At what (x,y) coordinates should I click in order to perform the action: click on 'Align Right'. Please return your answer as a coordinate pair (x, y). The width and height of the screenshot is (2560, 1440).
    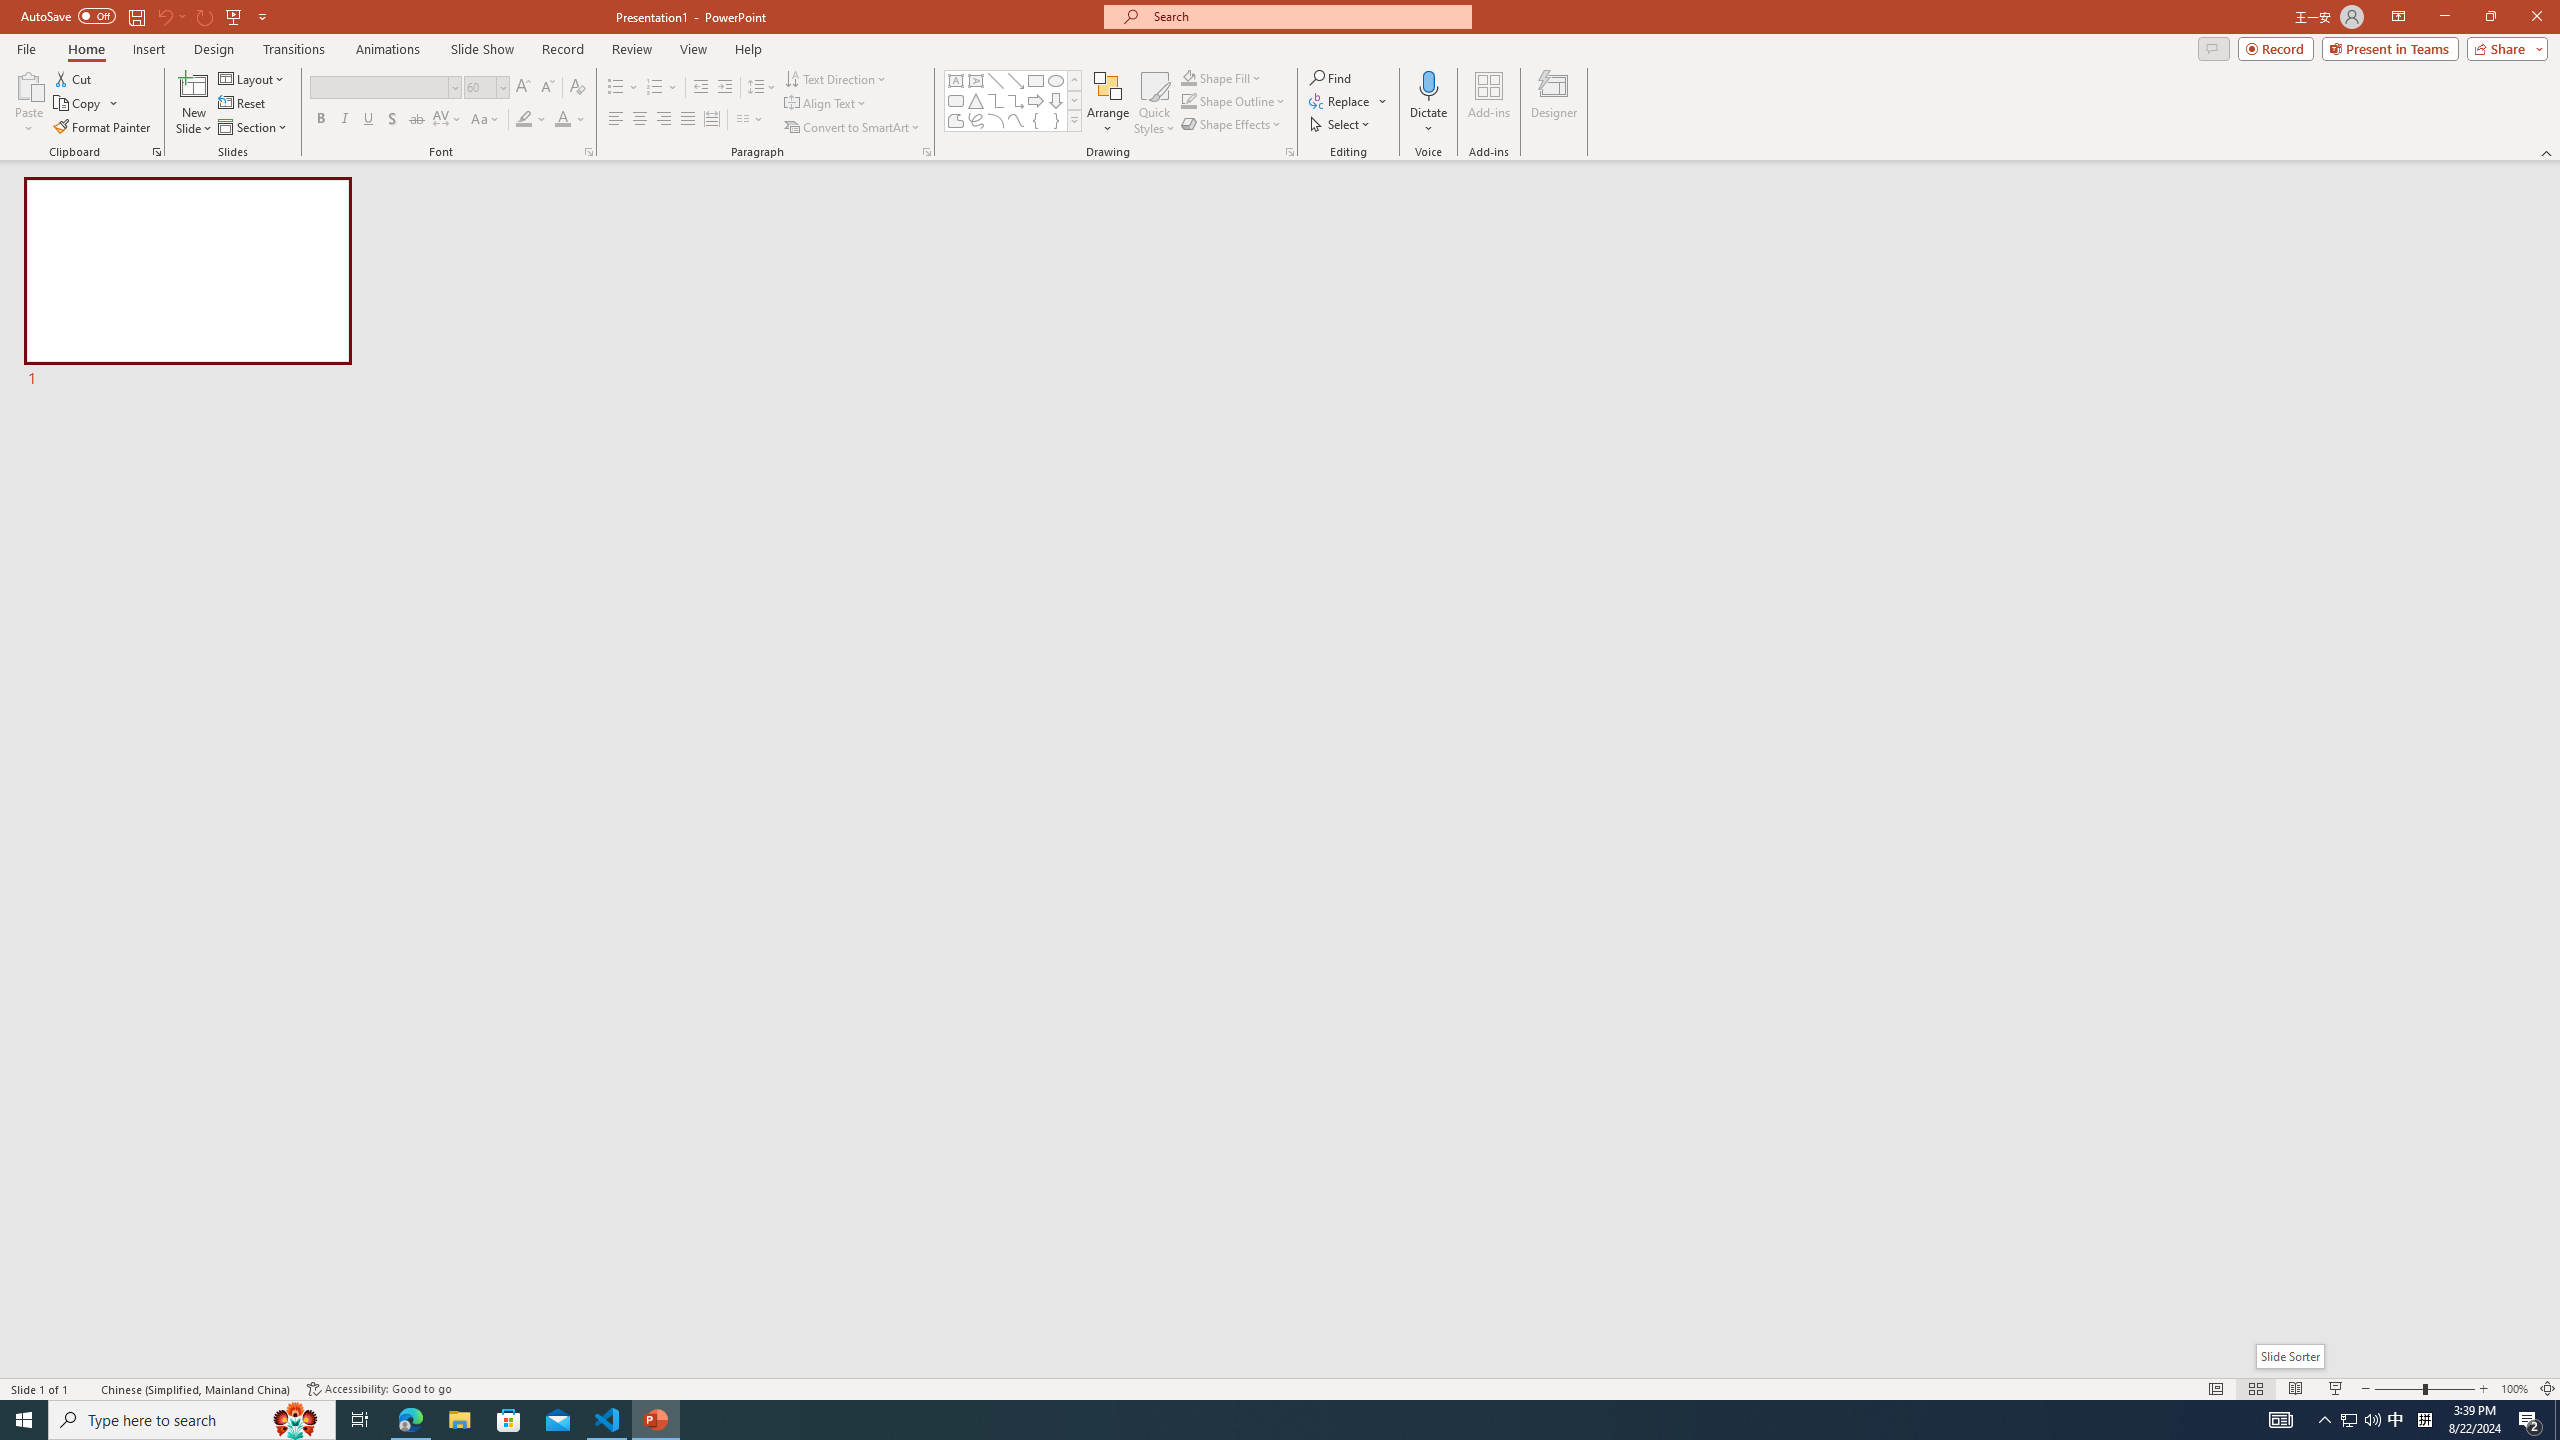
    Looking at the image, I should click on (664, 118).